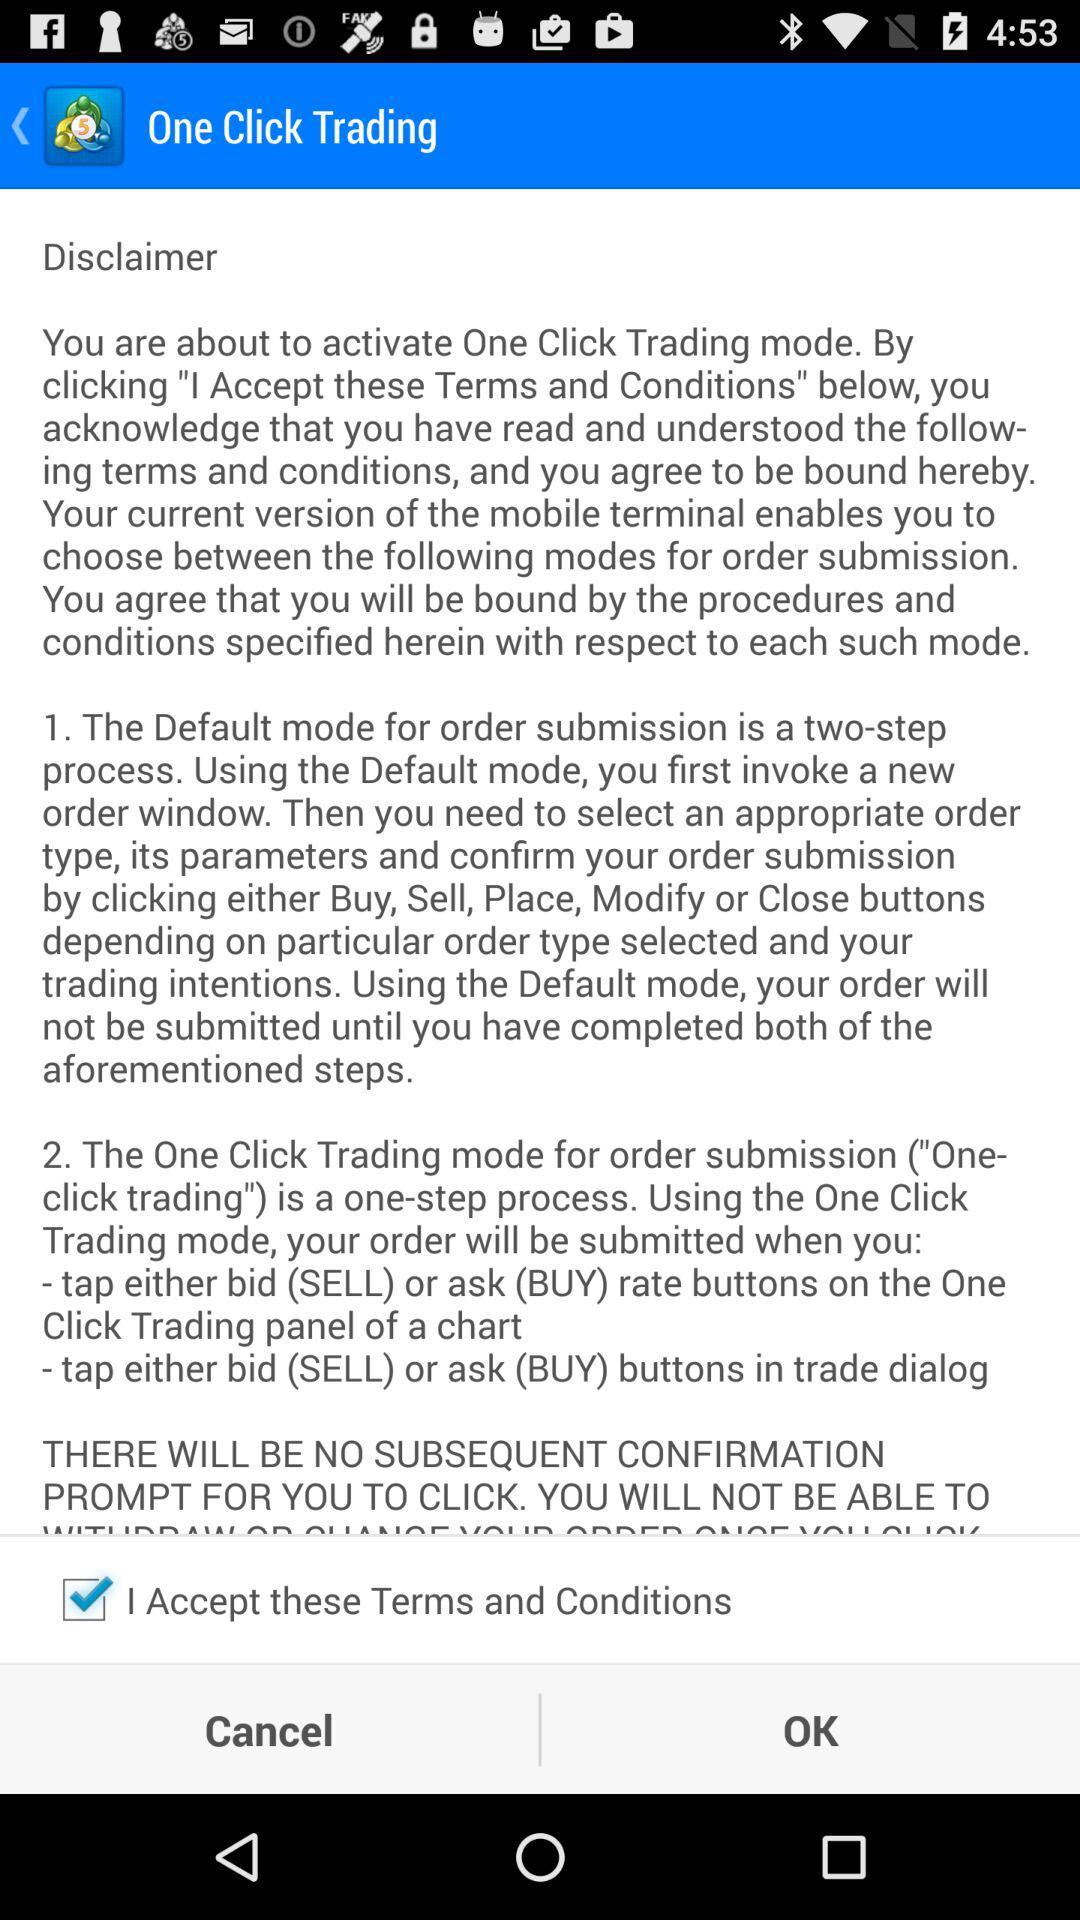 The image size is (1080, 1920). Describe the element at coordinates (83, 1598) in the screenshot. I see `the item to the left of the i accept these item` at that location.